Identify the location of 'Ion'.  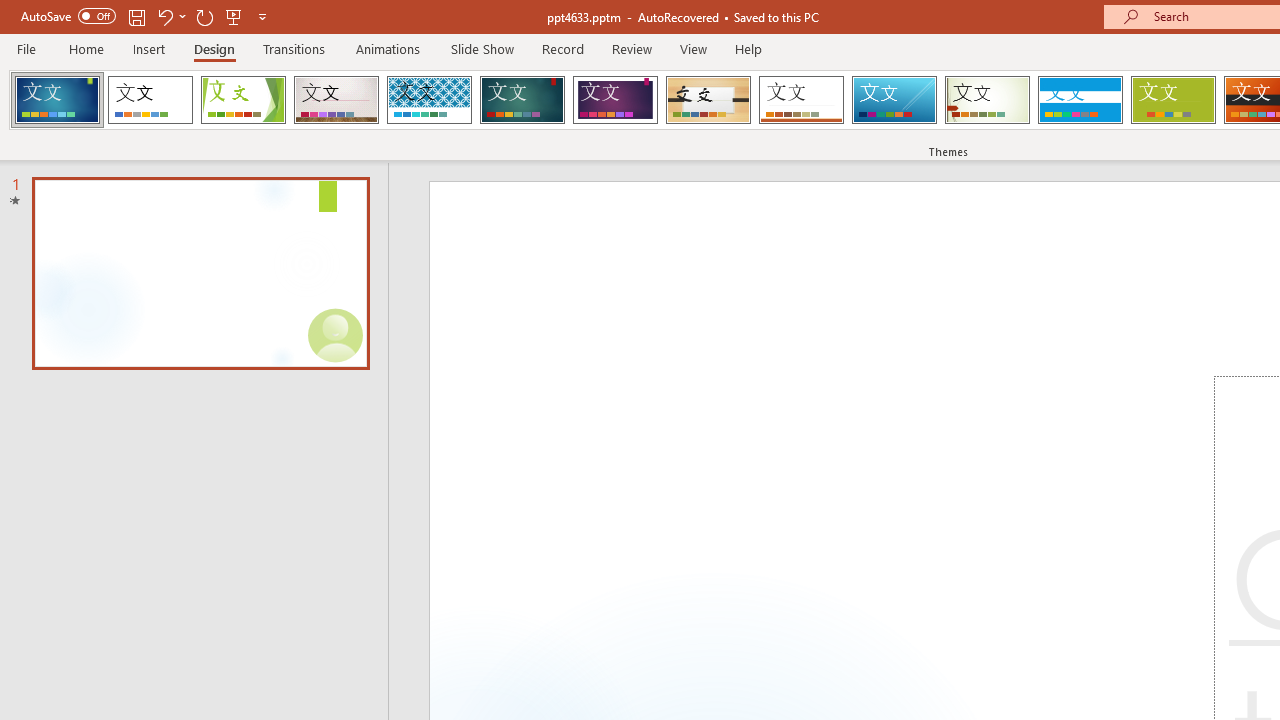
(522, 100).